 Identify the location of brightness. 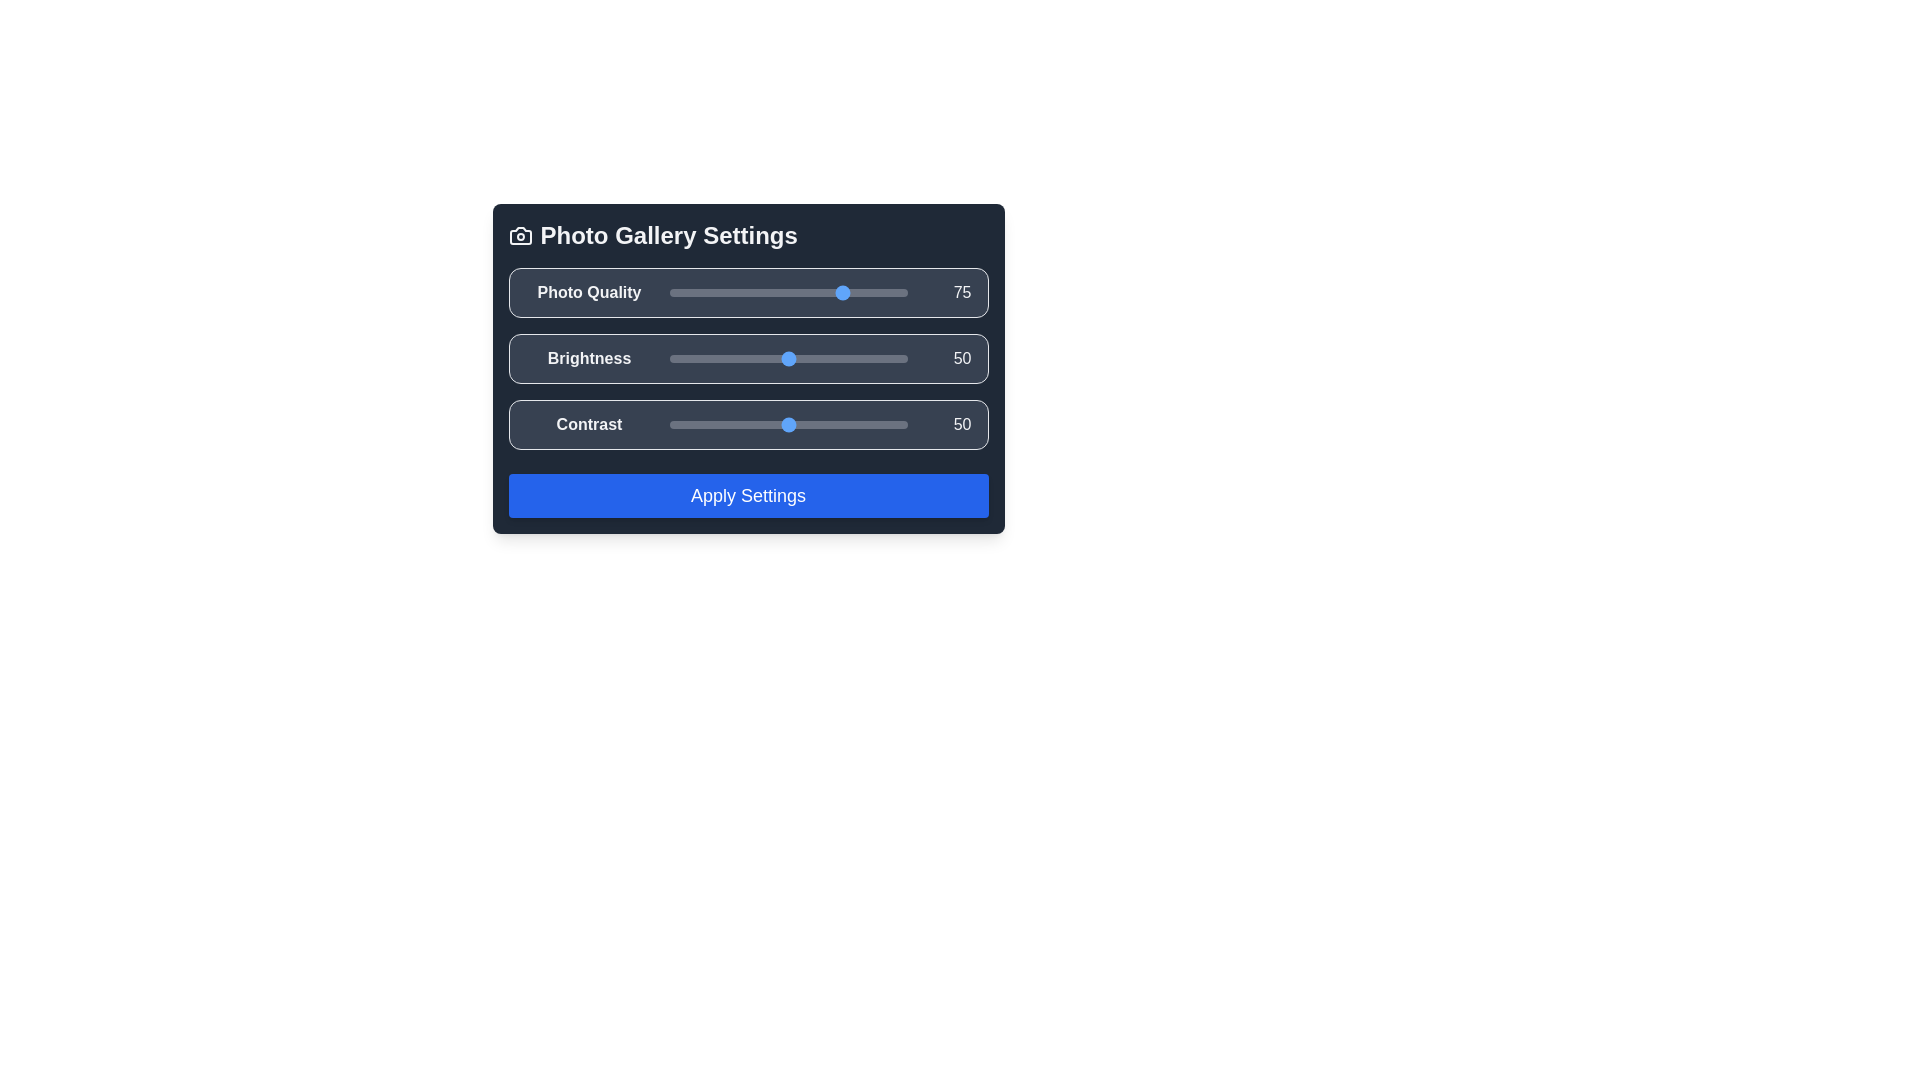
(821, 357).